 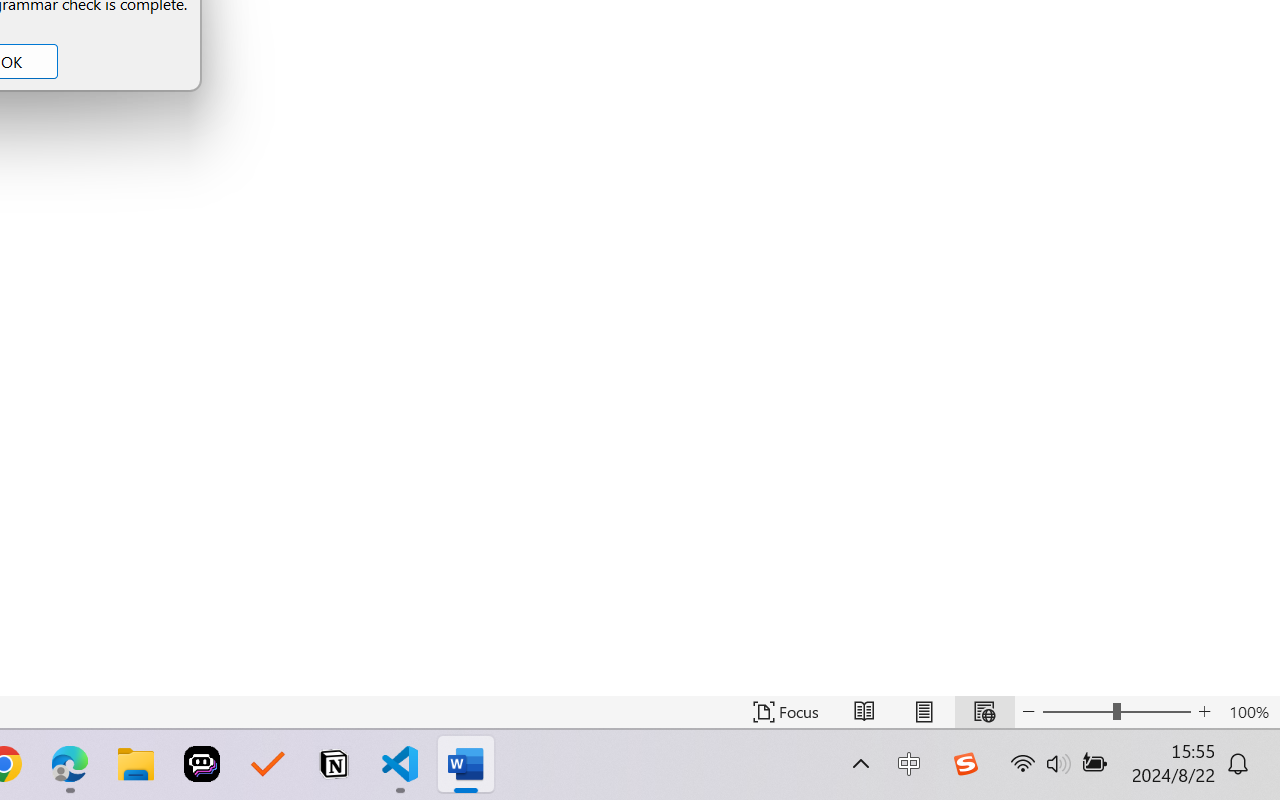 I want to click on 'Zoom Out', so click(x=1076, y=711).